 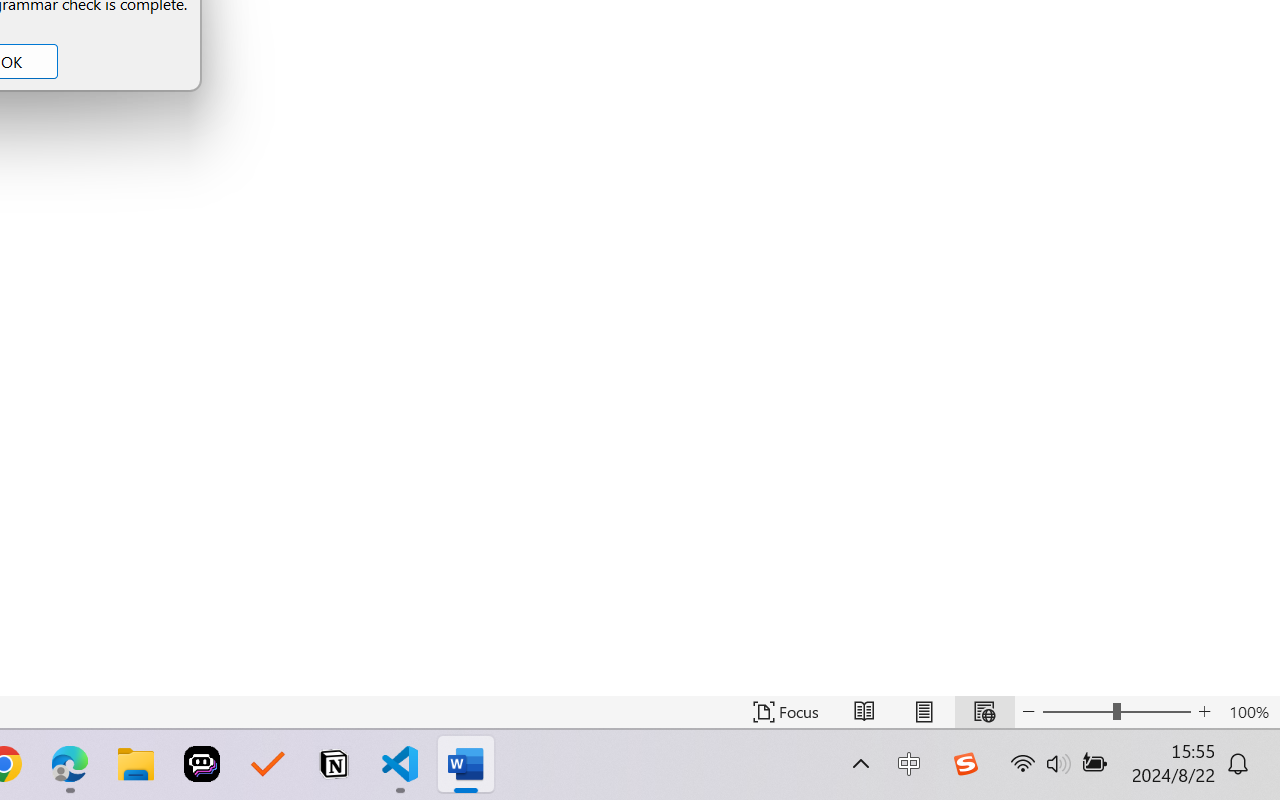 I want to click on 'Zoom Out', so click(x=1076, y=711).